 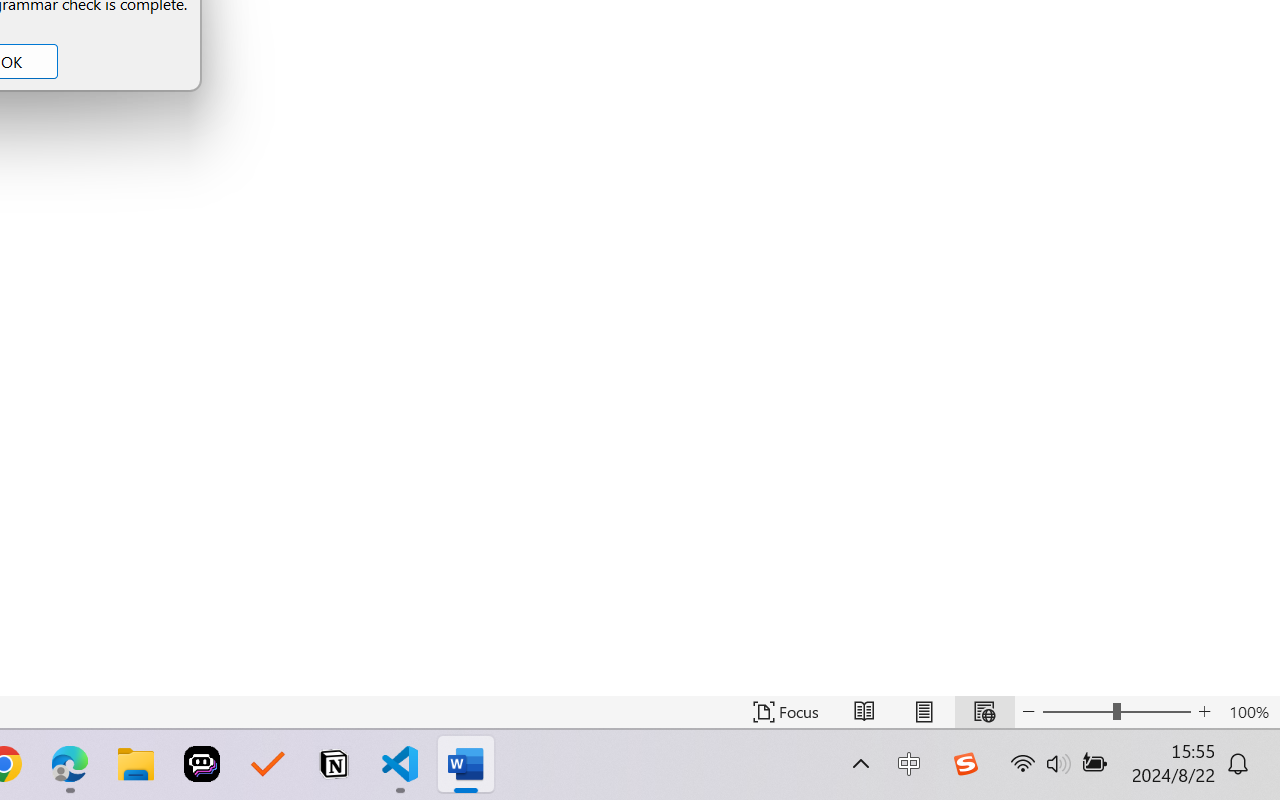 I want to click on 'Zoom Out', so click(x=1076, y=711).